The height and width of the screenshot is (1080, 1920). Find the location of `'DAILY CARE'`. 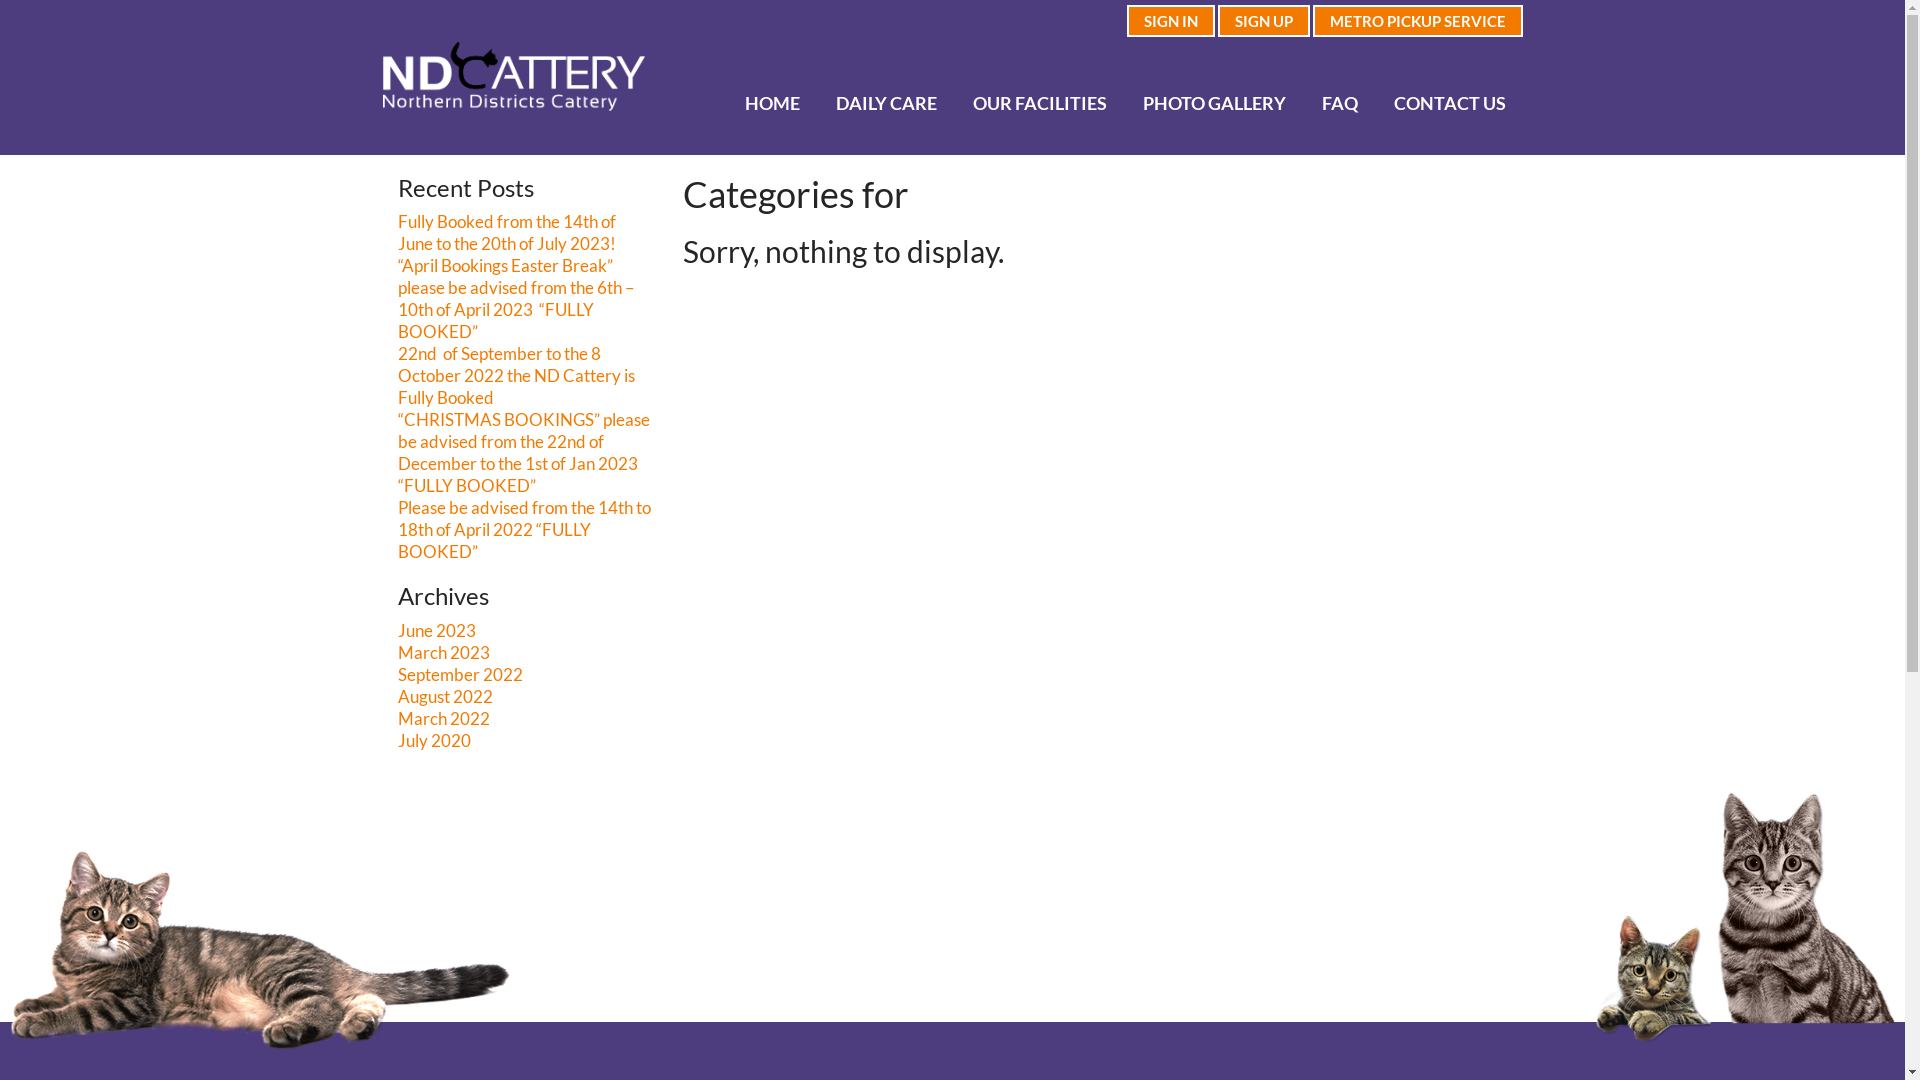

'DAILY CARE' is located at coordinates (886, 102).